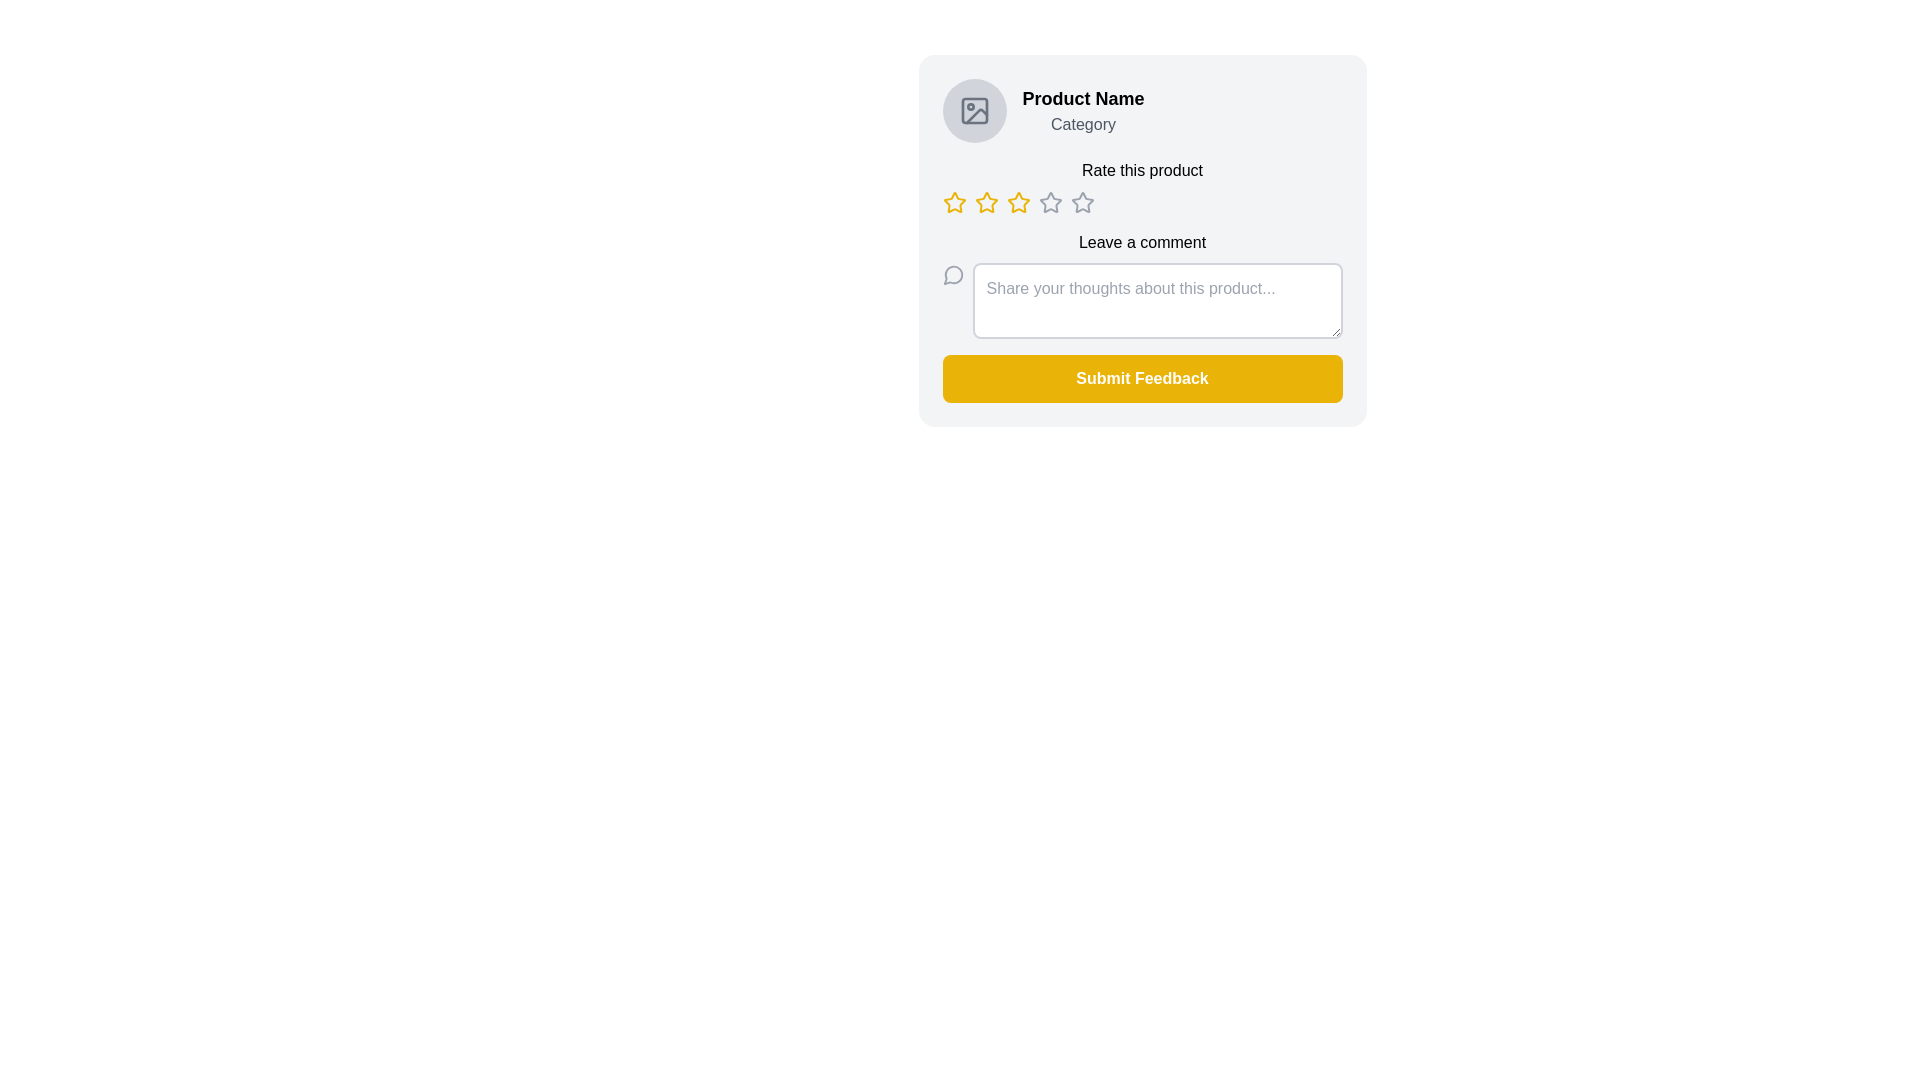  Describe the element at coordinates (953, 203) in the screenshot. I see `the first yellow star icon in the rating stars` at that location.